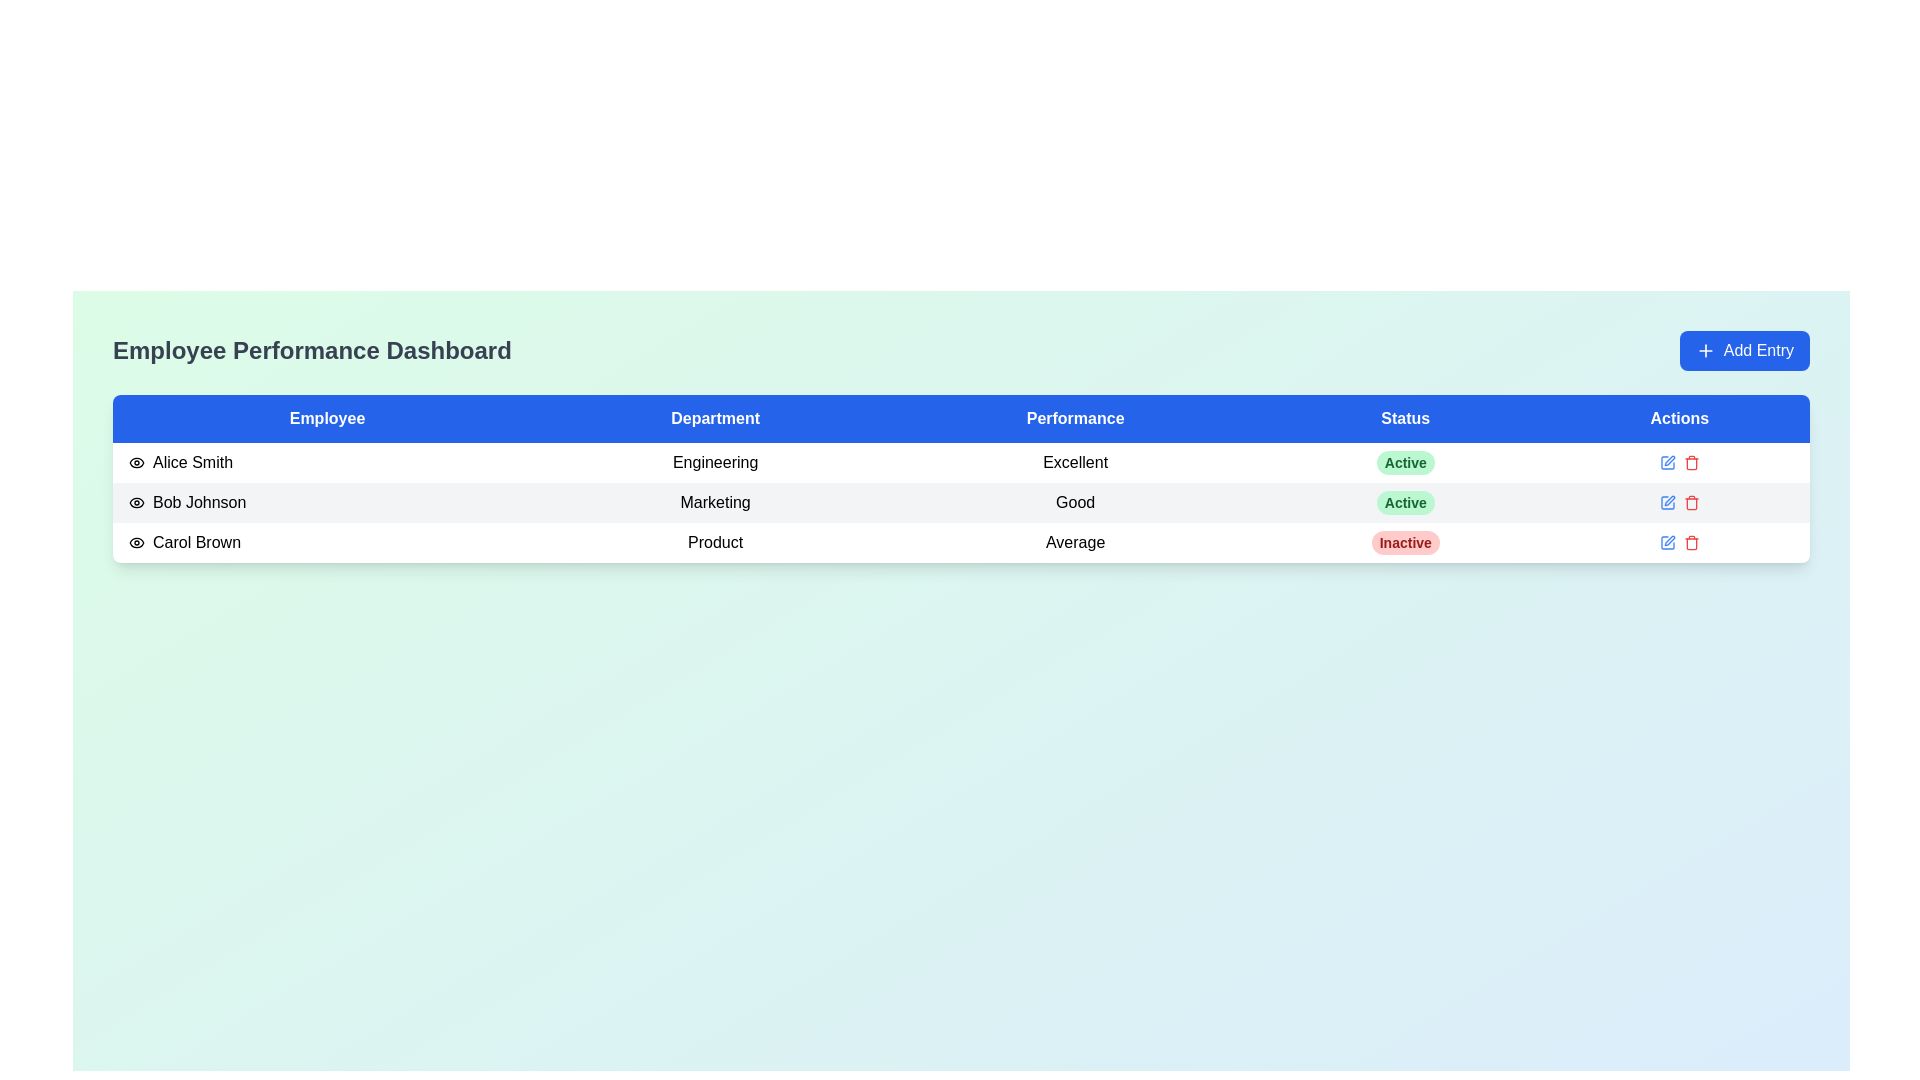  What do you see at coordinates (1690, 544) in the screenshot?
I see `the trash can icon in the 'Actions' column of the last row` at bounding box center [1690, 544].